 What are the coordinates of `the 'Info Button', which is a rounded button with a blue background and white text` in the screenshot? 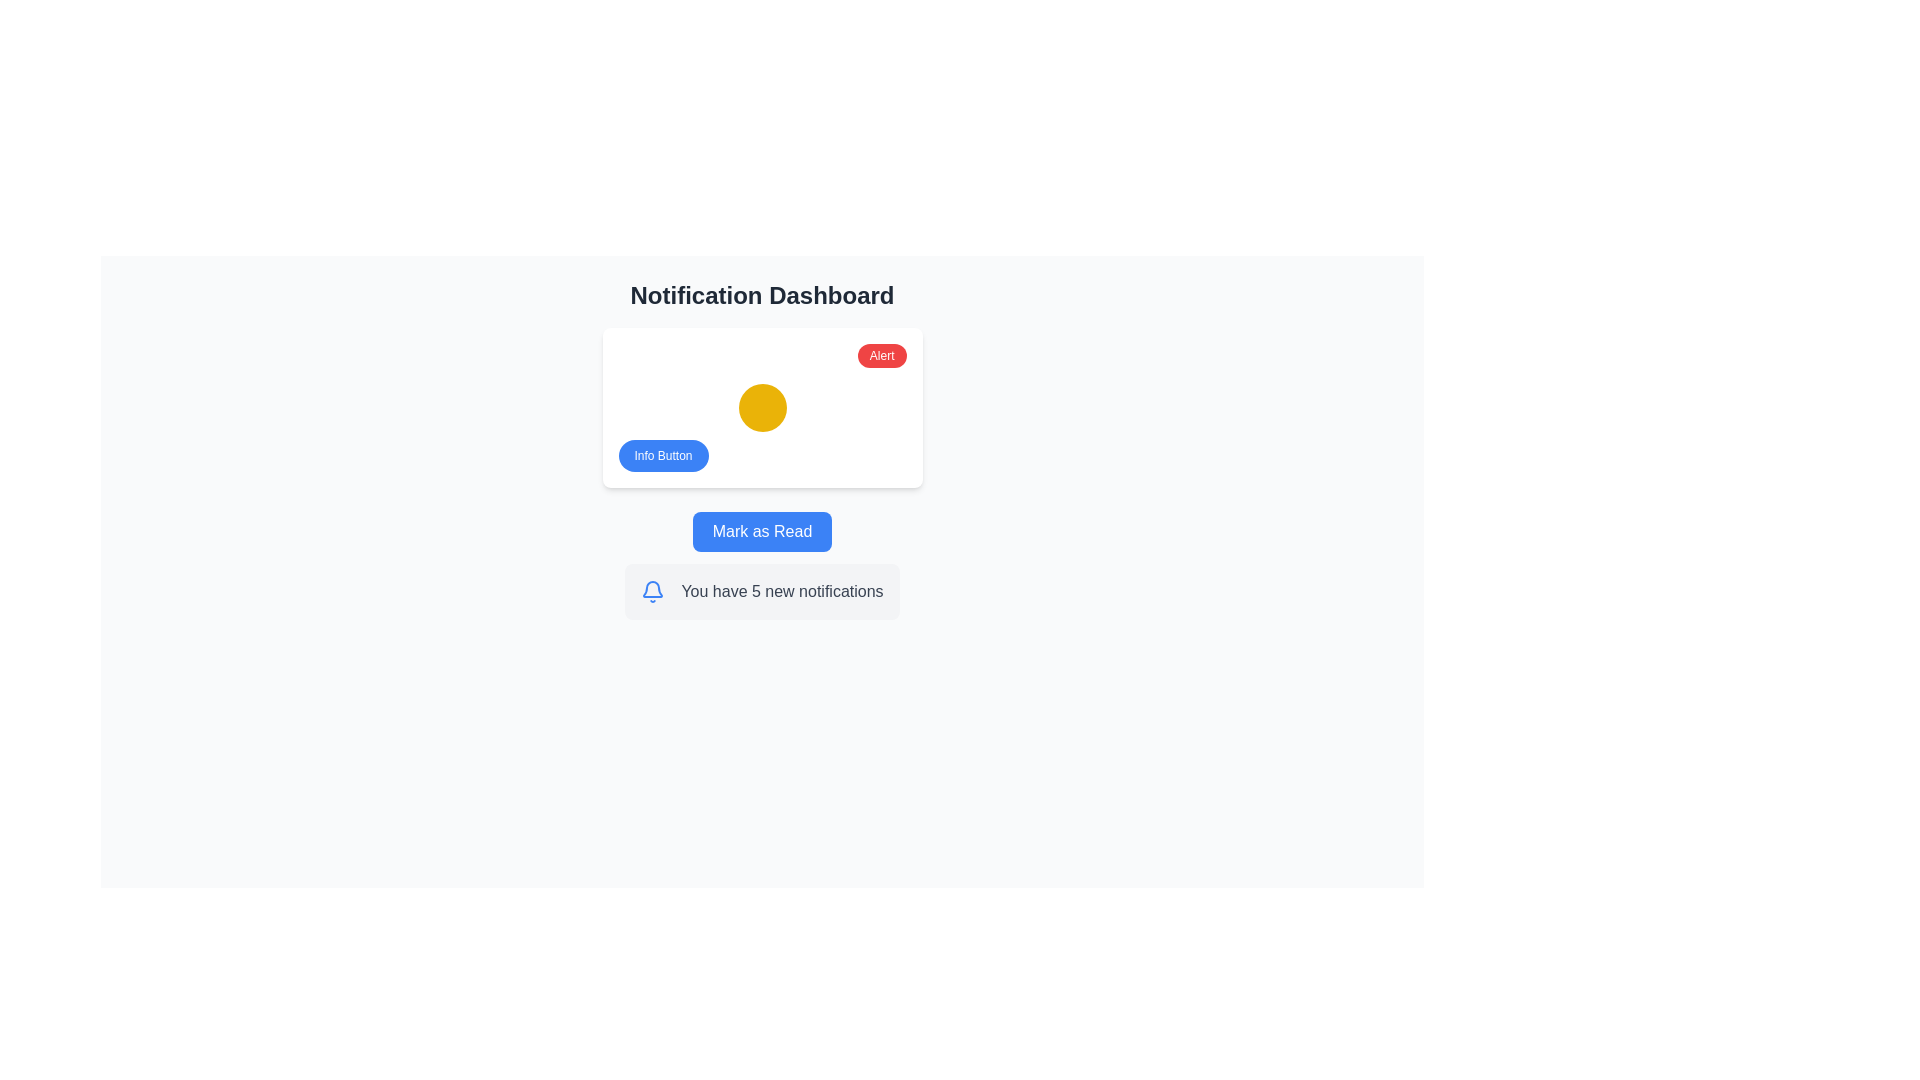 It's located at (663, 455).